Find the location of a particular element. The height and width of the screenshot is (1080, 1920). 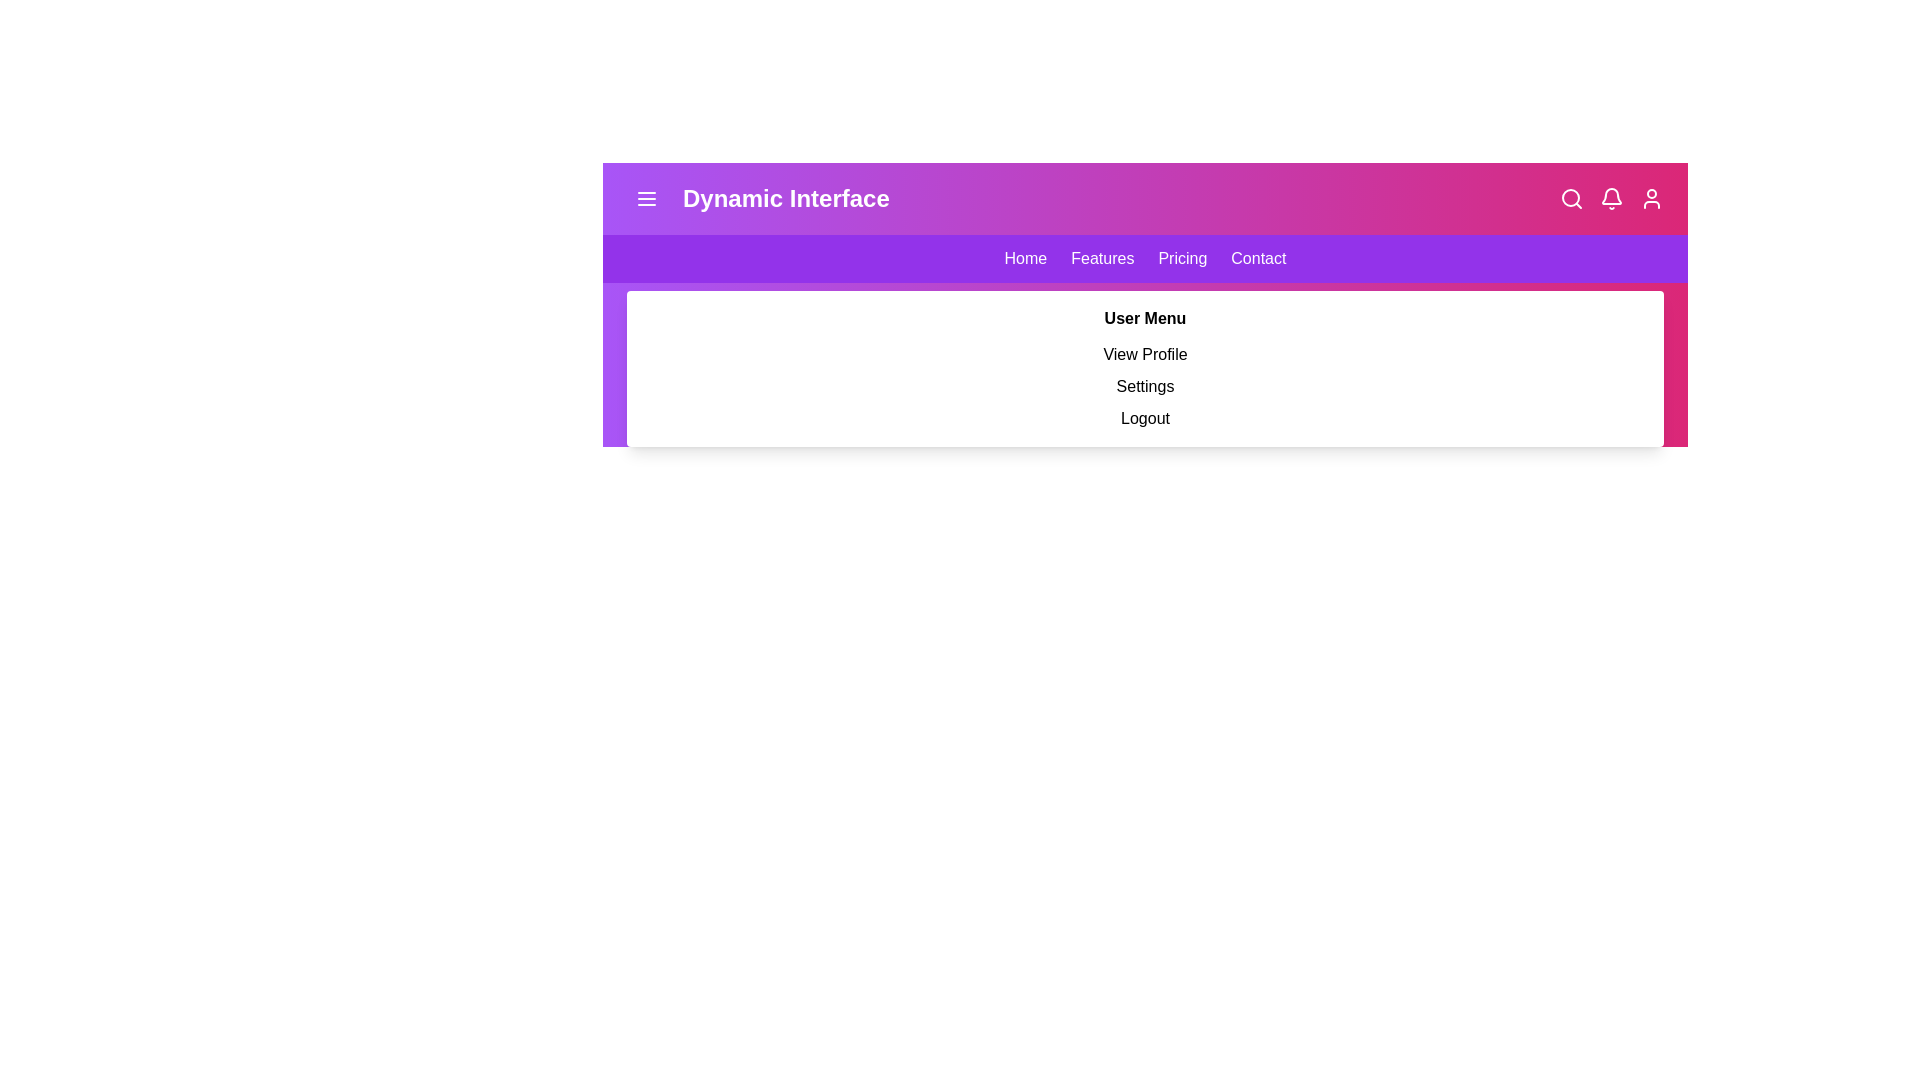

the navigation link Pricing is located at coordinates (1182, 257).